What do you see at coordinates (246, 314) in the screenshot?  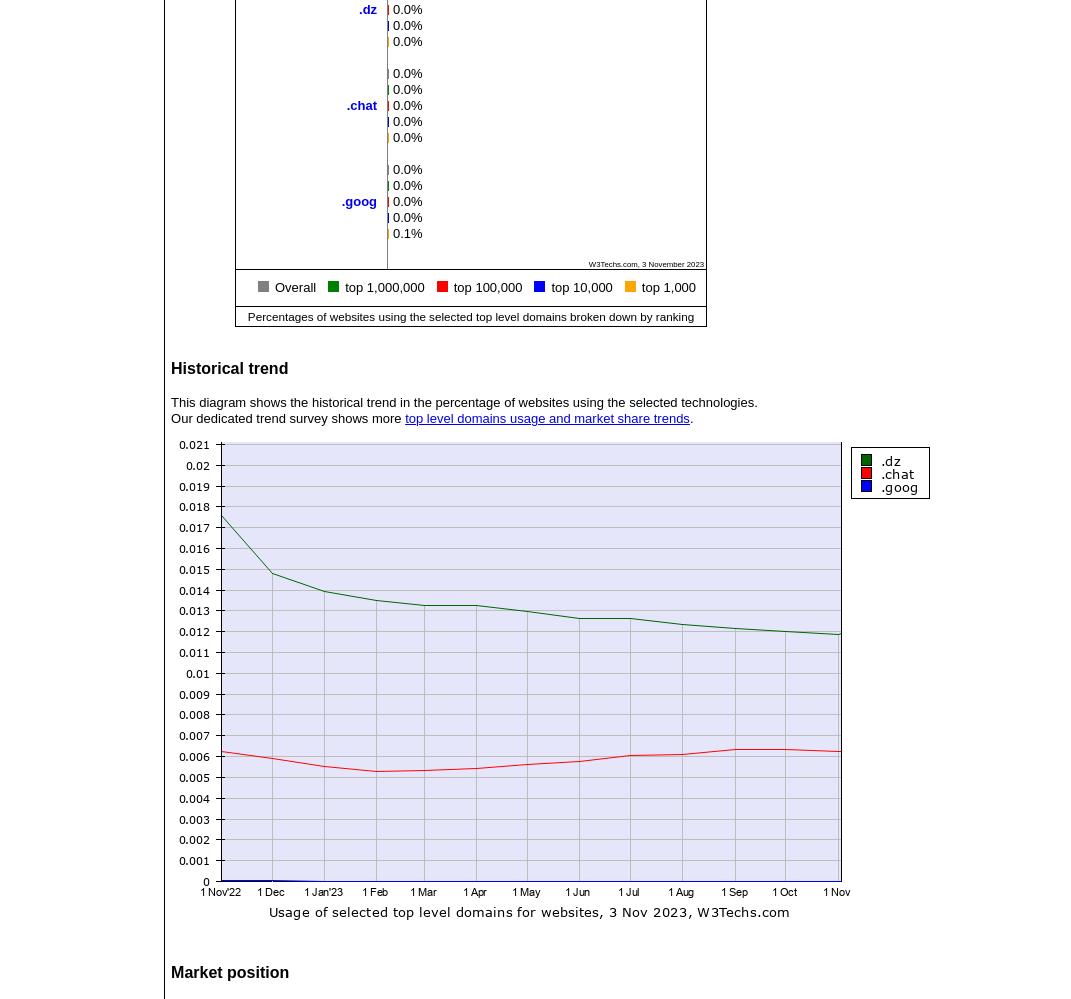 I see `'Percentages of websites using the selected top level domains broken down by ranking'` at bounding box center [246, 314].